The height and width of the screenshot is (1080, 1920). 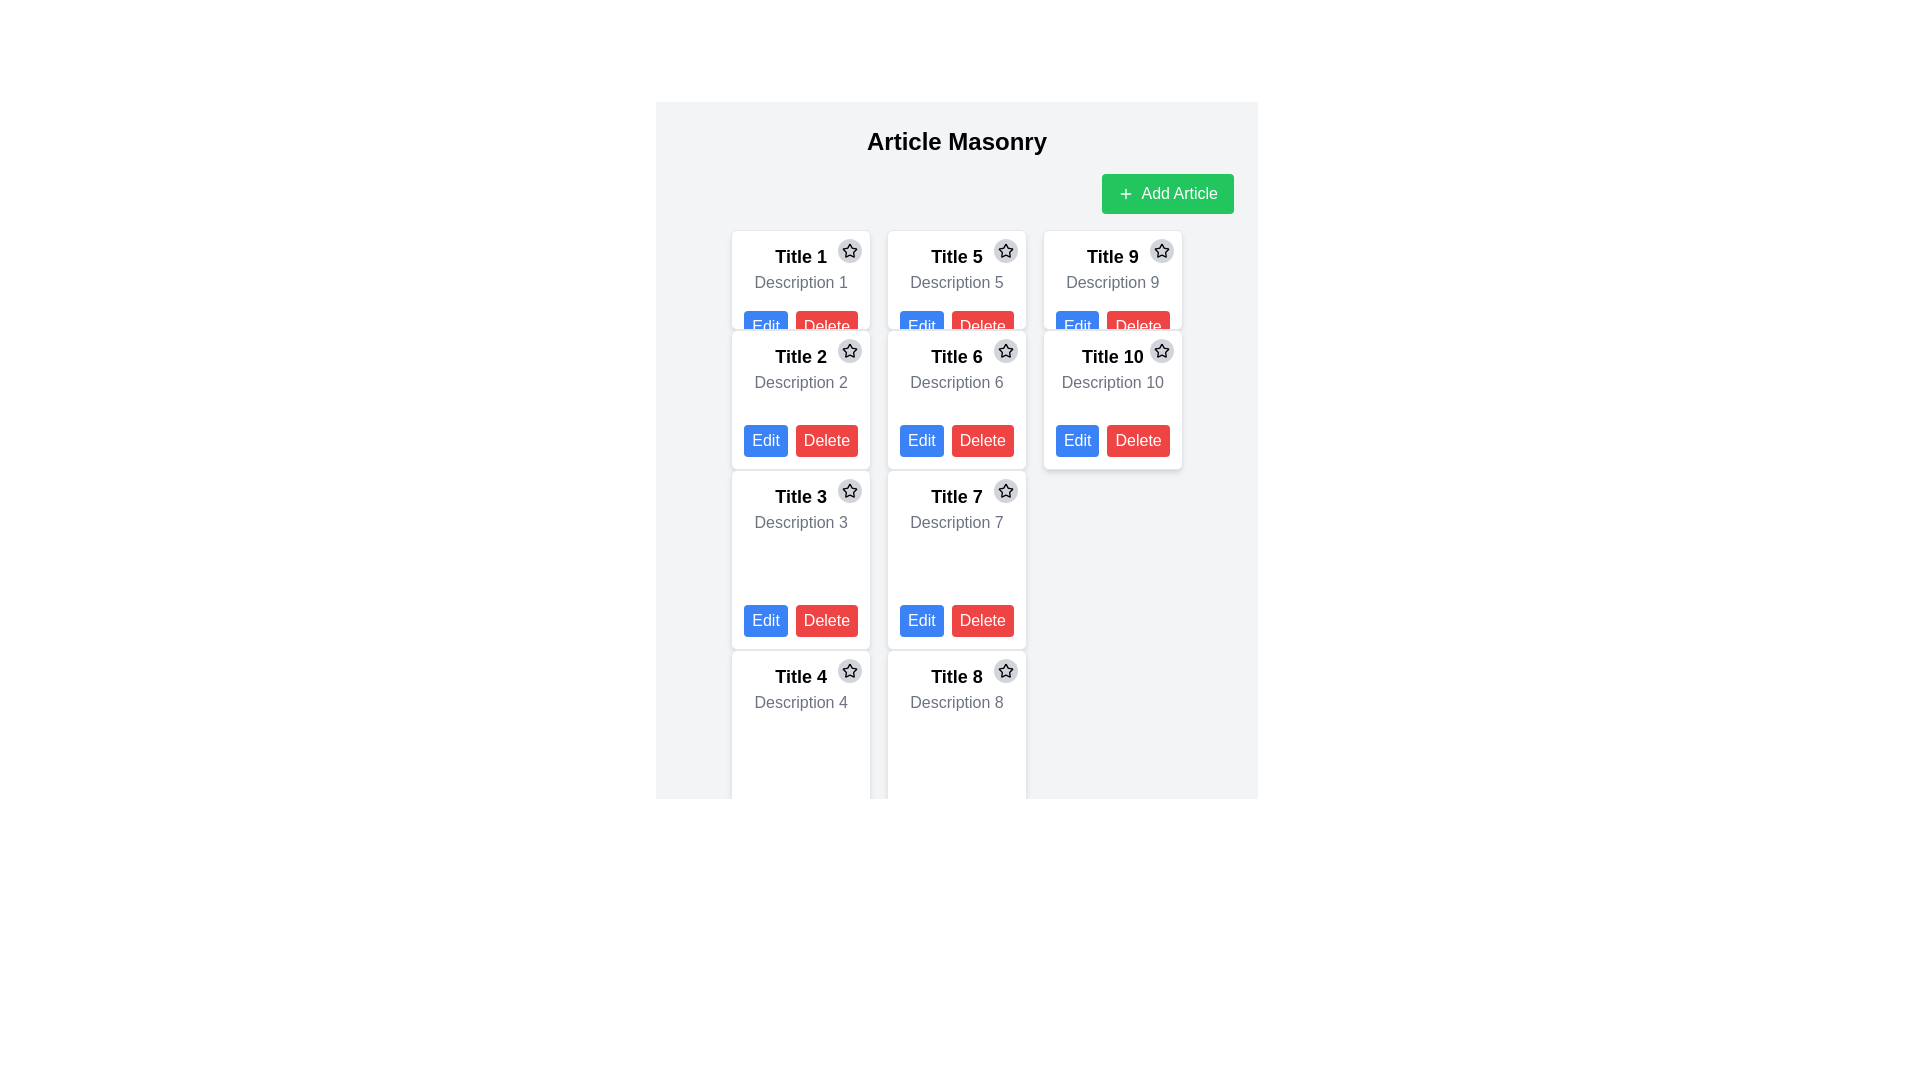 I want to click on on the hollow star-shaped icon located in the upper right side of the box labeled 'Title 10 Description 10', so click(x=1161, y=349).